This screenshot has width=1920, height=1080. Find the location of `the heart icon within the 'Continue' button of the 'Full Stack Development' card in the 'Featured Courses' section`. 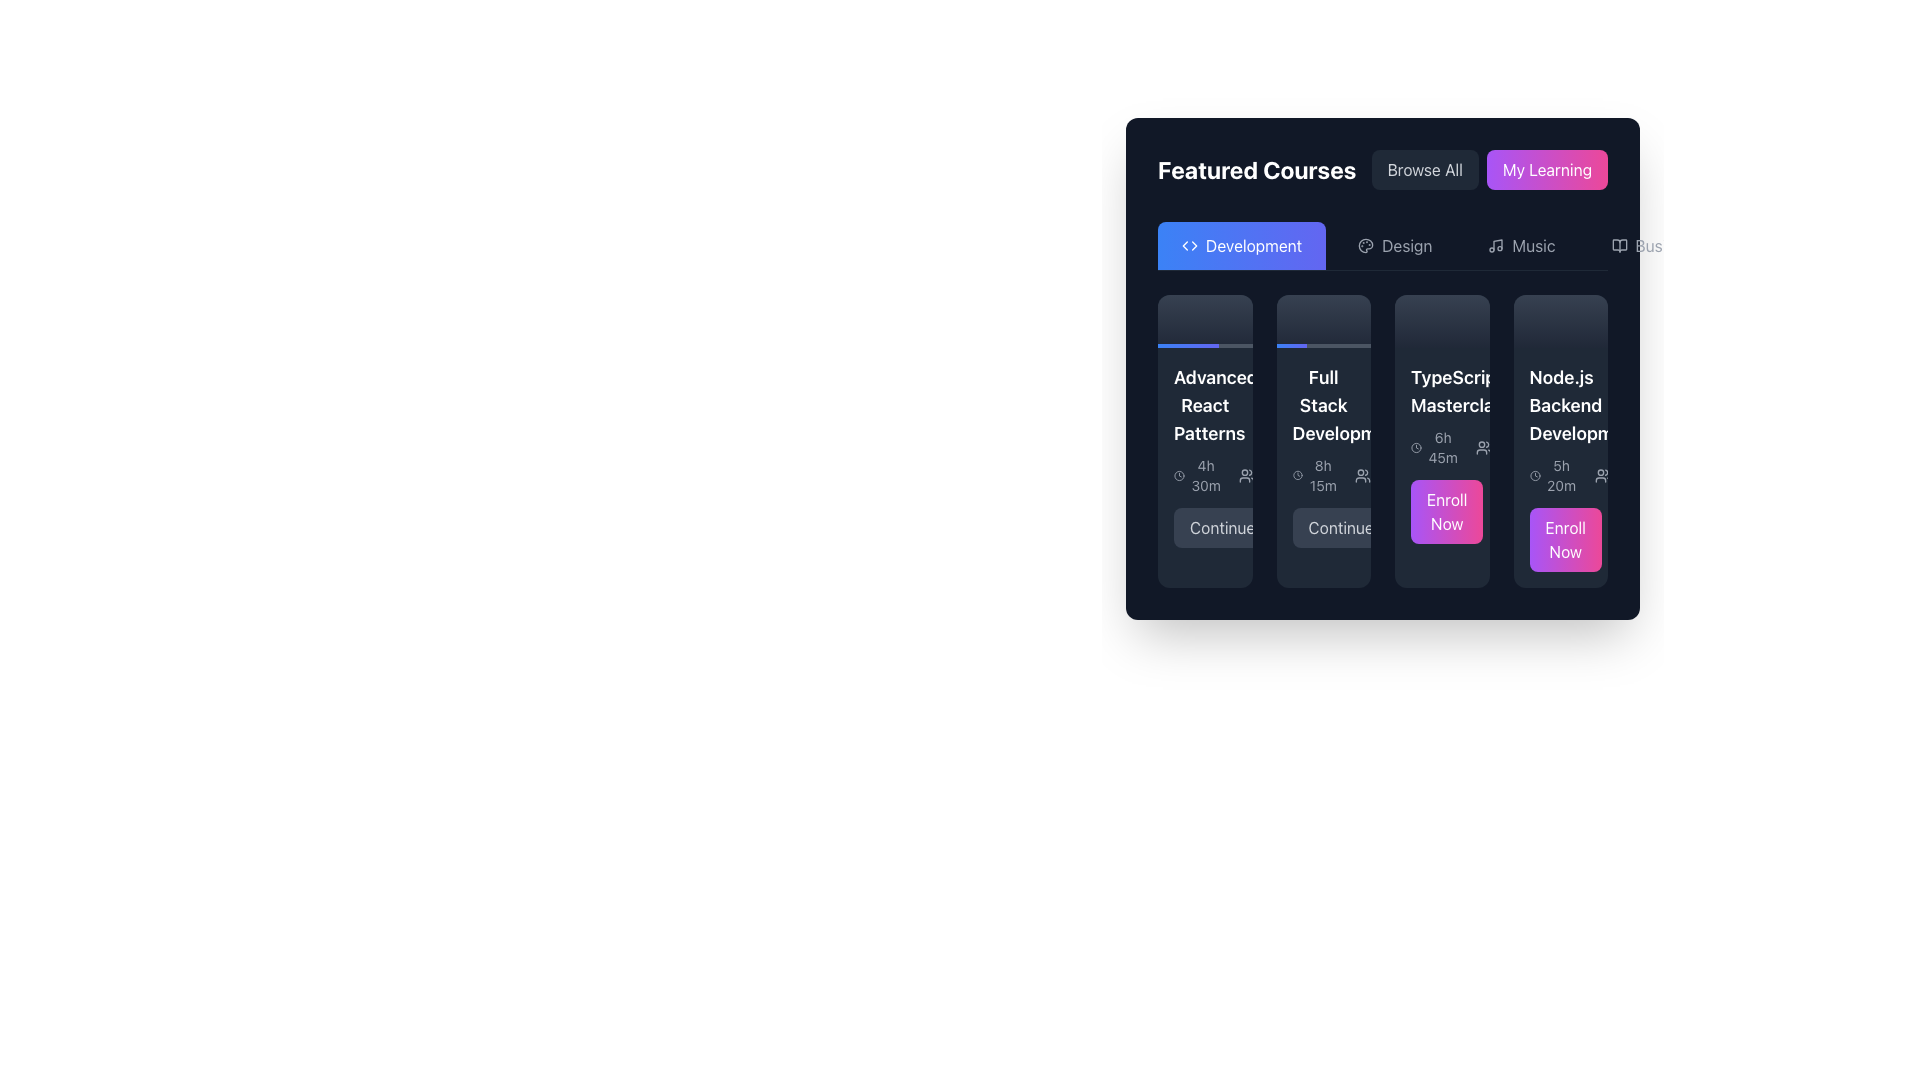

the heart icon within the 'Continue' button of the 'Full Stack Development' card in the 'Featured Courses' section is located at coordinates (1289, 527).